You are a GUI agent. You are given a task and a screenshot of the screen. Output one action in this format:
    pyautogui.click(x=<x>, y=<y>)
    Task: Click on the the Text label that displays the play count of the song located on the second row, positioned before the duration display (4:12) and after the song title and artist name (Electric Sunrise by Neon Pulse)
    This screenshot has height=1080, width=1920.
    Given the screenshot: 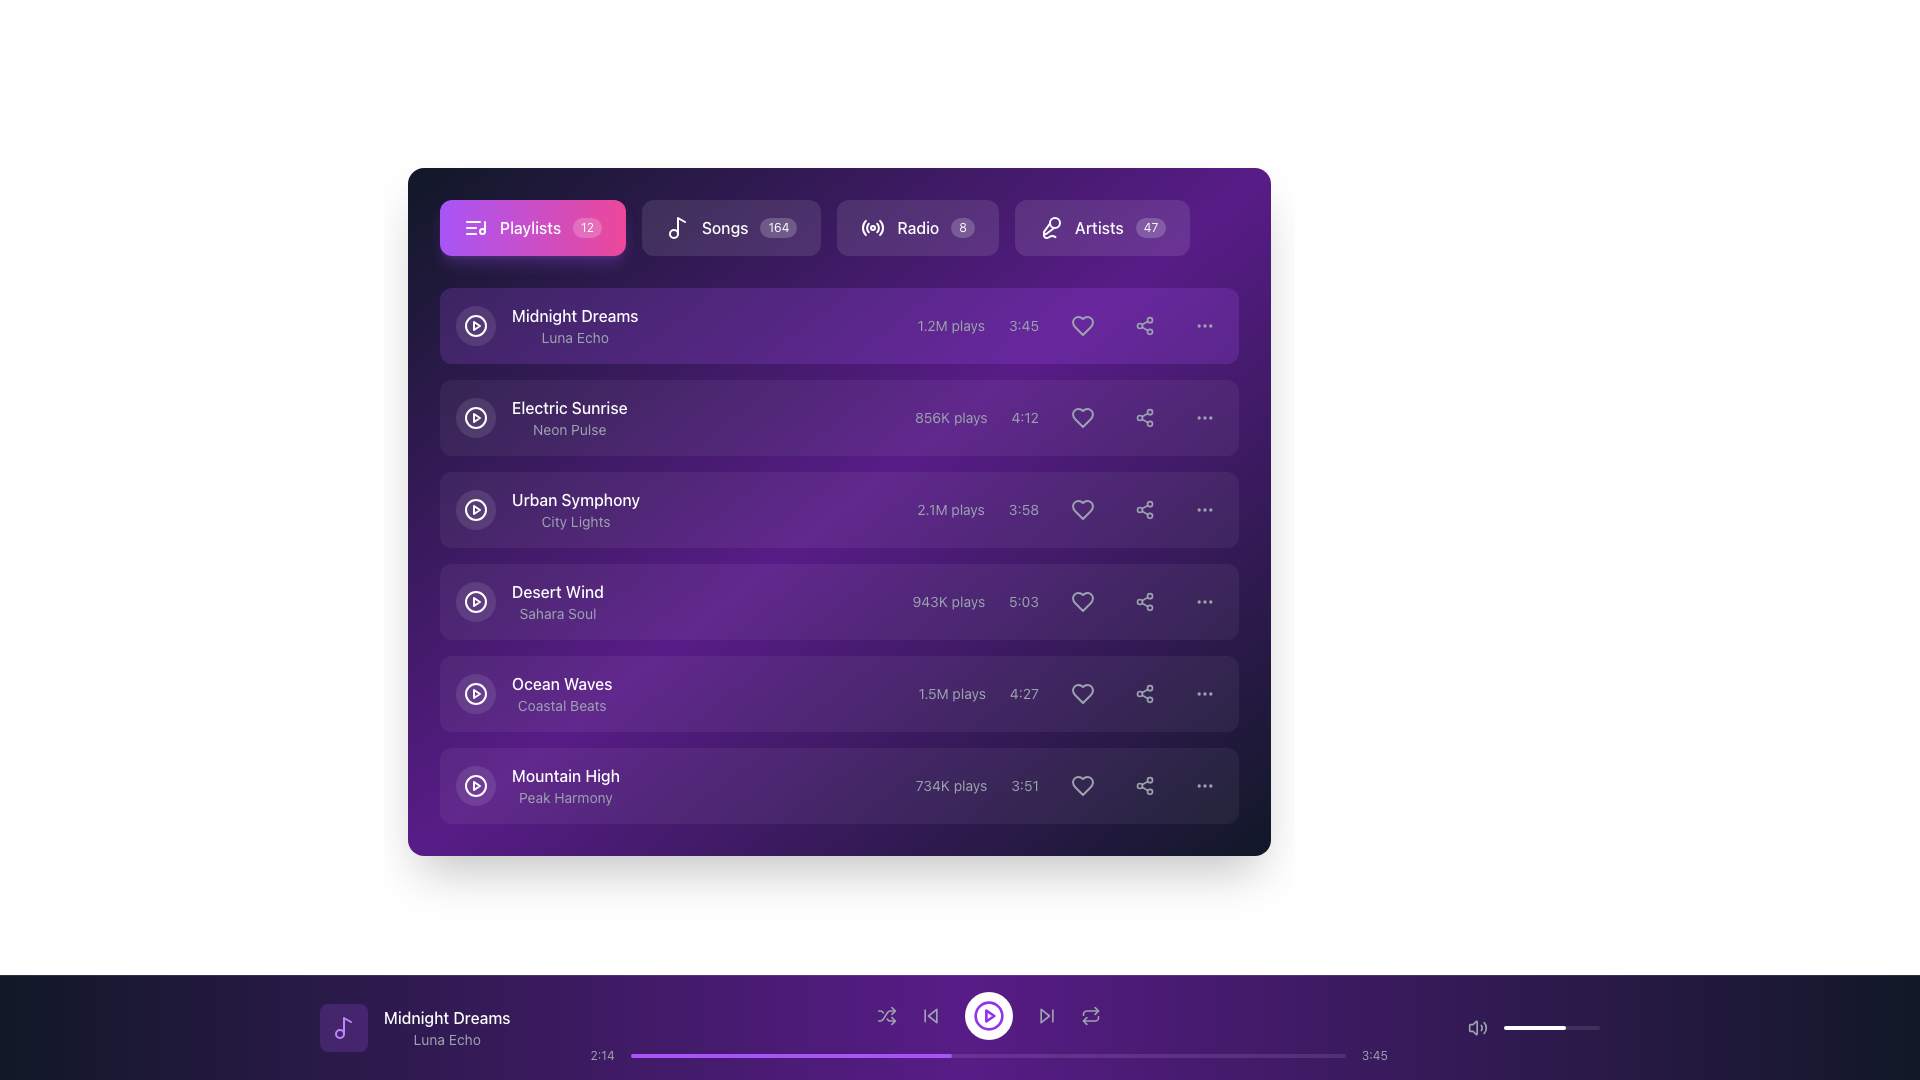 What is the action you would take?
    pyautogui.click(x=950, y=416)
    